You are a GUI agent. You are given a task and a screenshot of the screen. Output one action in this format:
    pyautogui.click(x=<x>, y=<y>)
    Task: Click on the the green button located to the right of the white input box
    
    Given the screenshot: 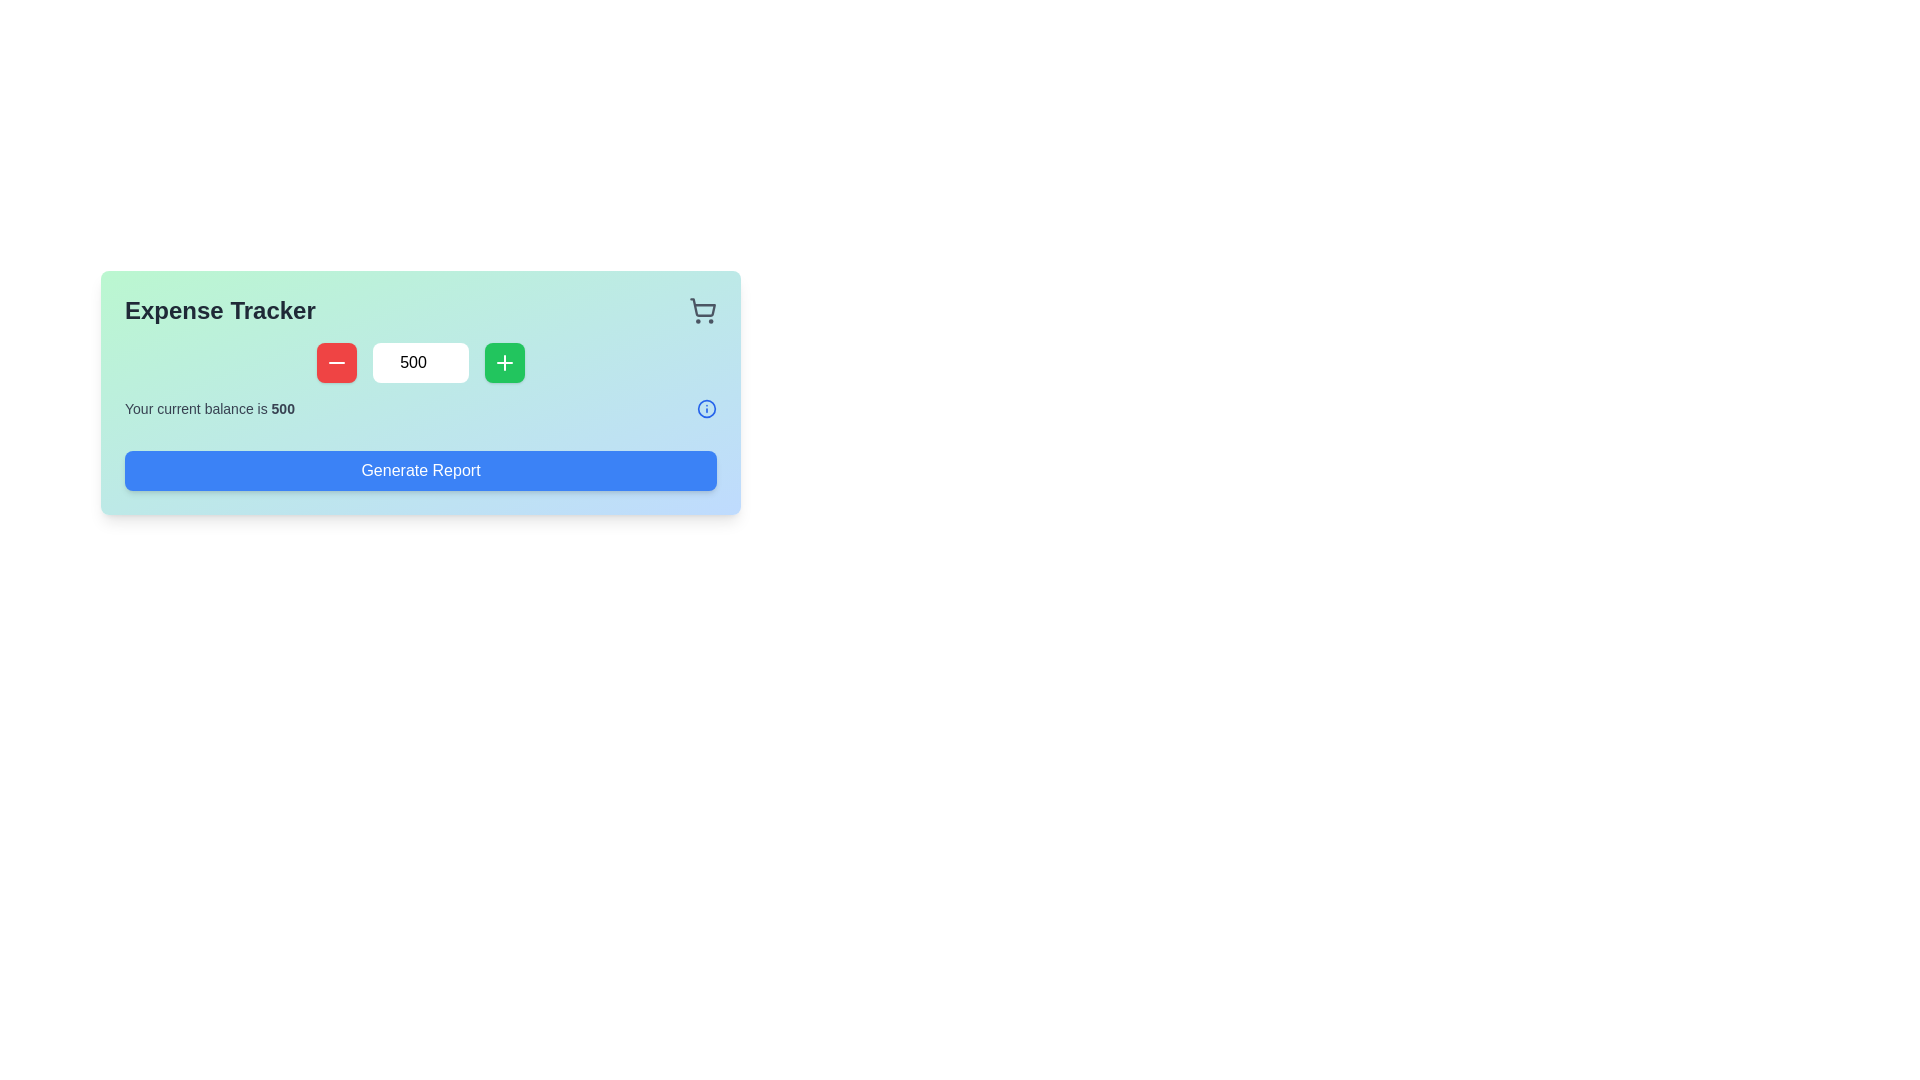 What is the action you would take?
    pyautogui.click(x=504, y=362)
    